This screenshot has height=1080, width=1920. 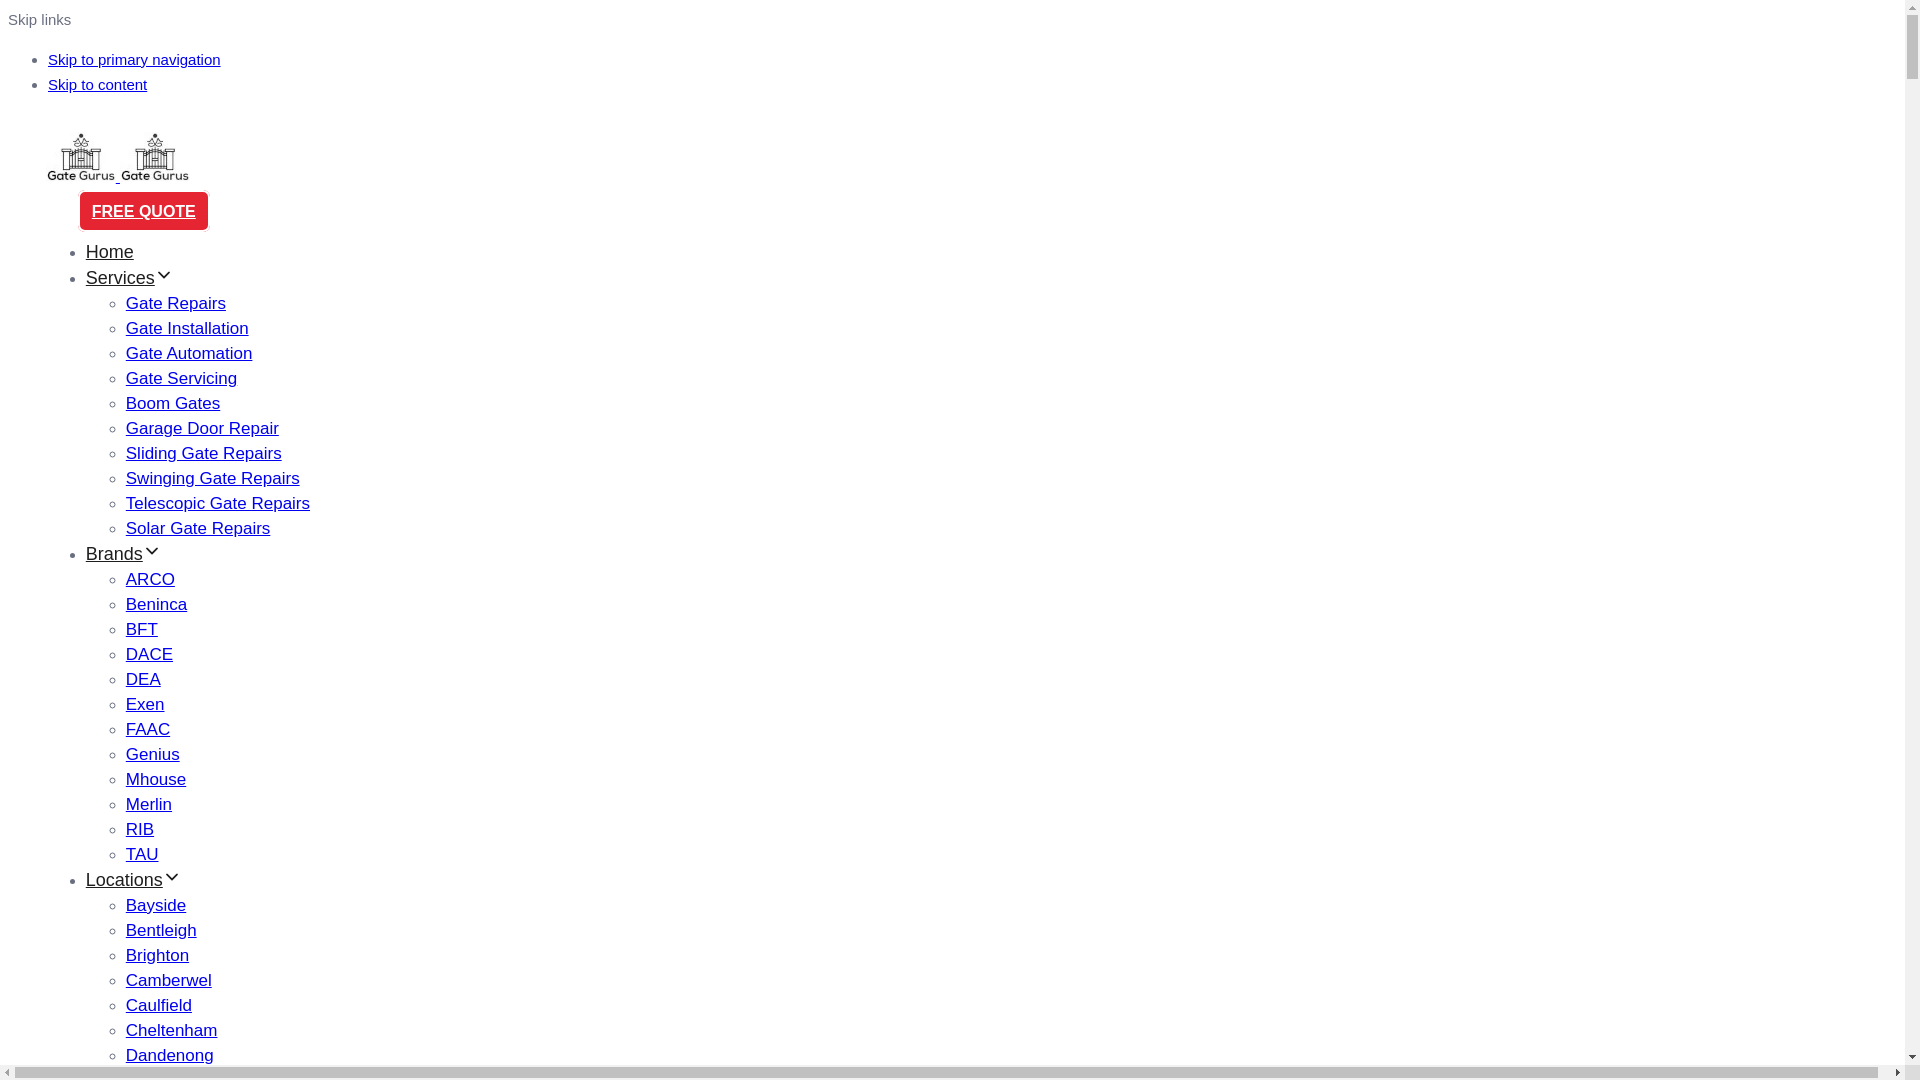 I want to click on 'Gate Installation', so click(x=124, y=327).